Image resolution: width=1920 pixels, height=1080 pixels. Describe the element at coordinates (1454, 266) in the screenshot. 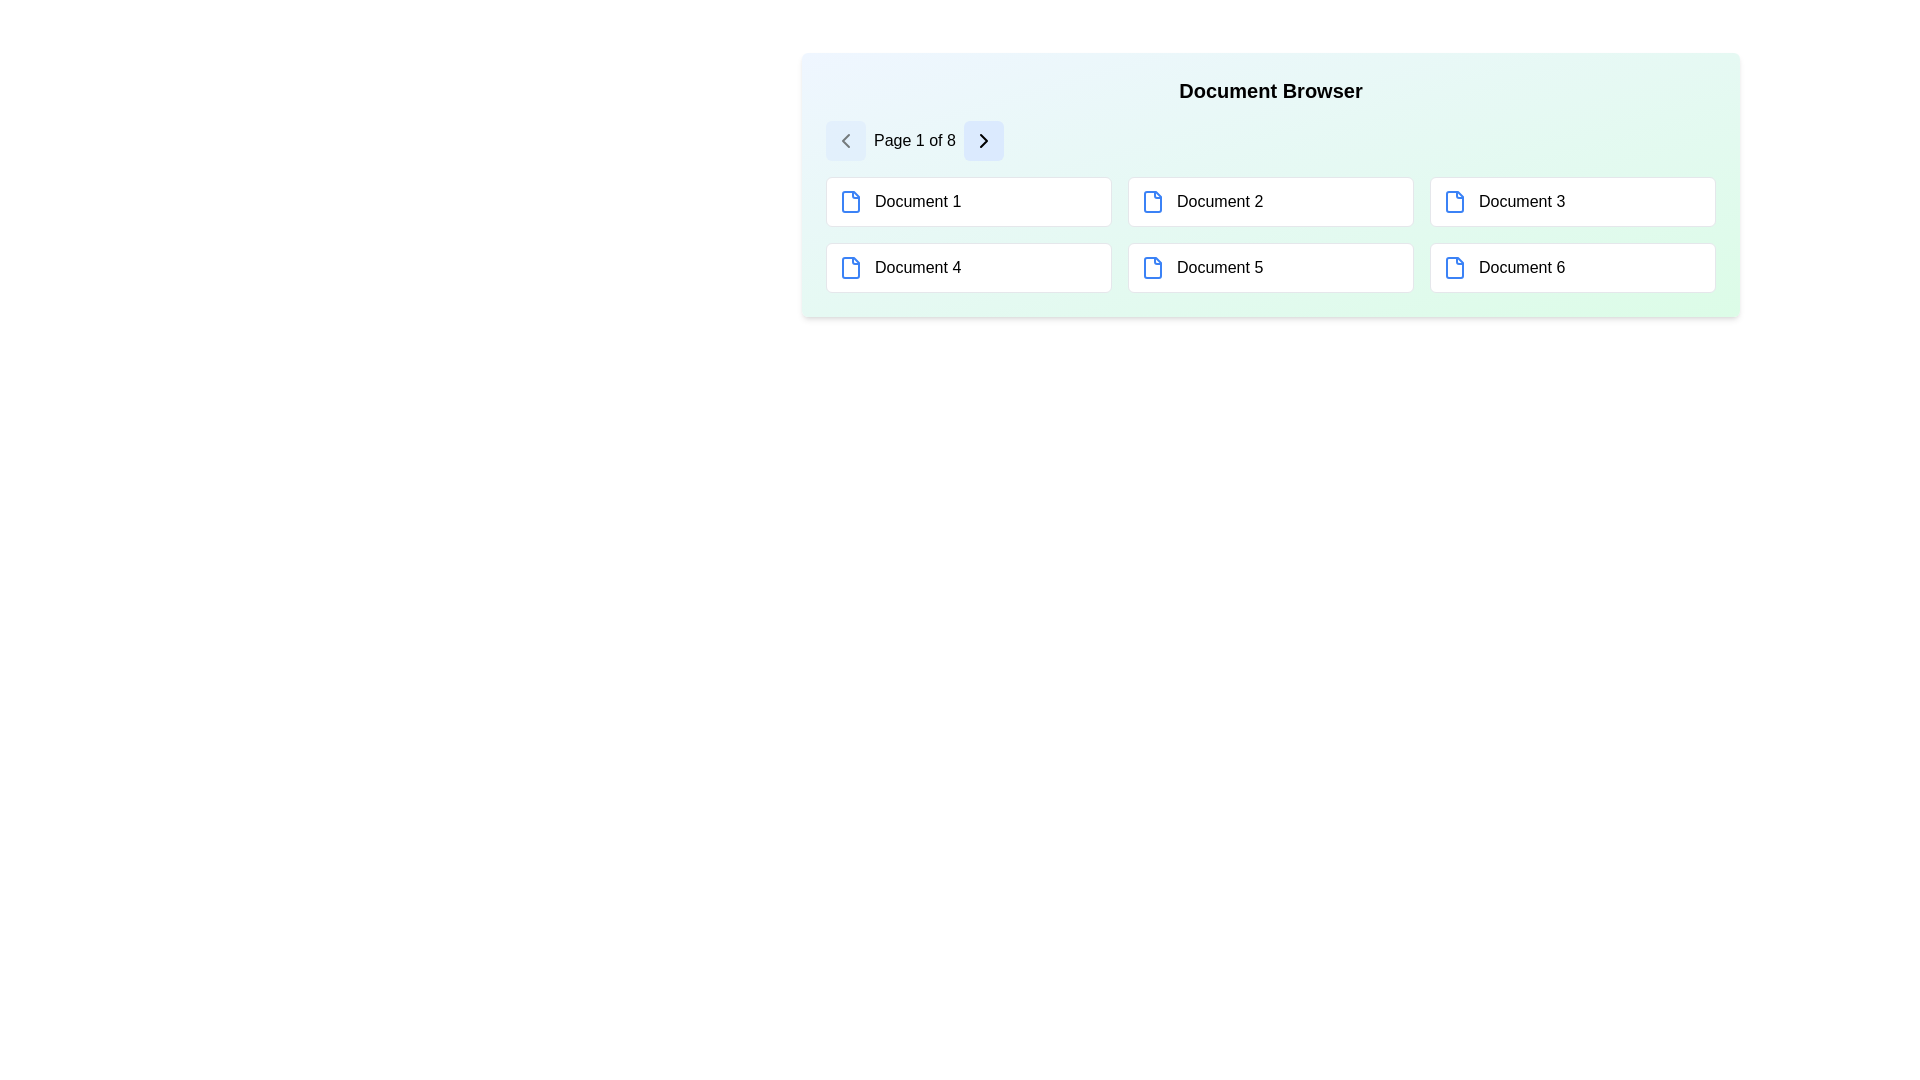

I see `the file document icon outlined with strong lines and filled with a blue shade, located in the 'Document Browser' section under 'Document 6'` at that location.